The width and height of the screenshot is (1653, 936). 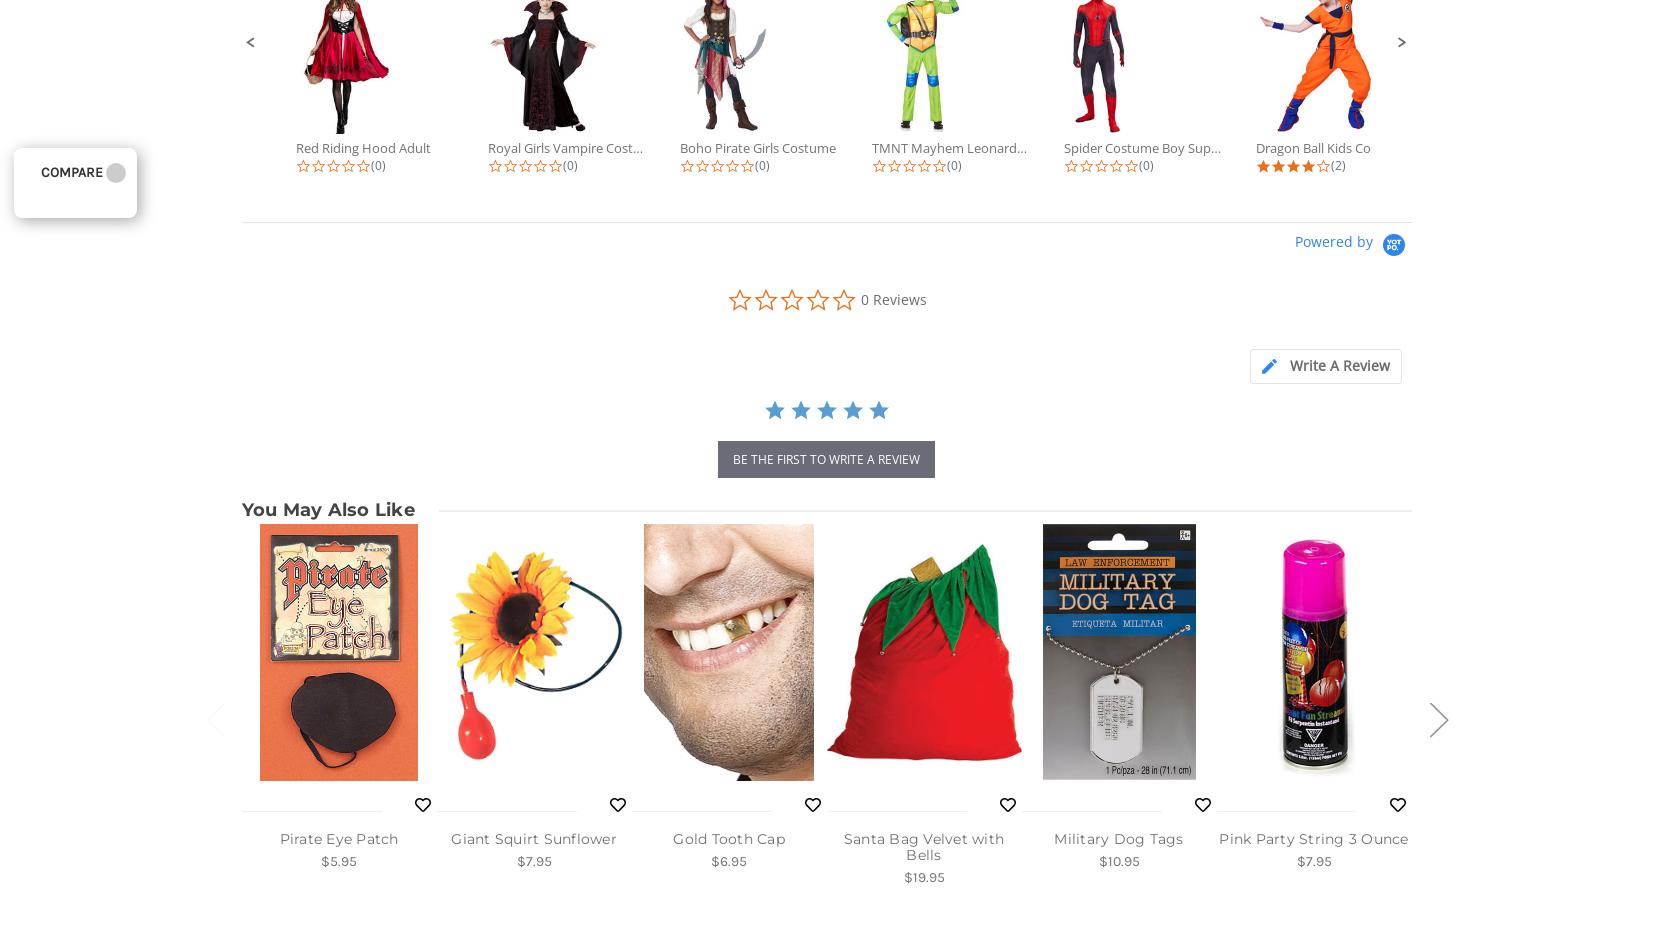 I want to click on 'Red Riding Hood Adult', so click(x=361, y=147).